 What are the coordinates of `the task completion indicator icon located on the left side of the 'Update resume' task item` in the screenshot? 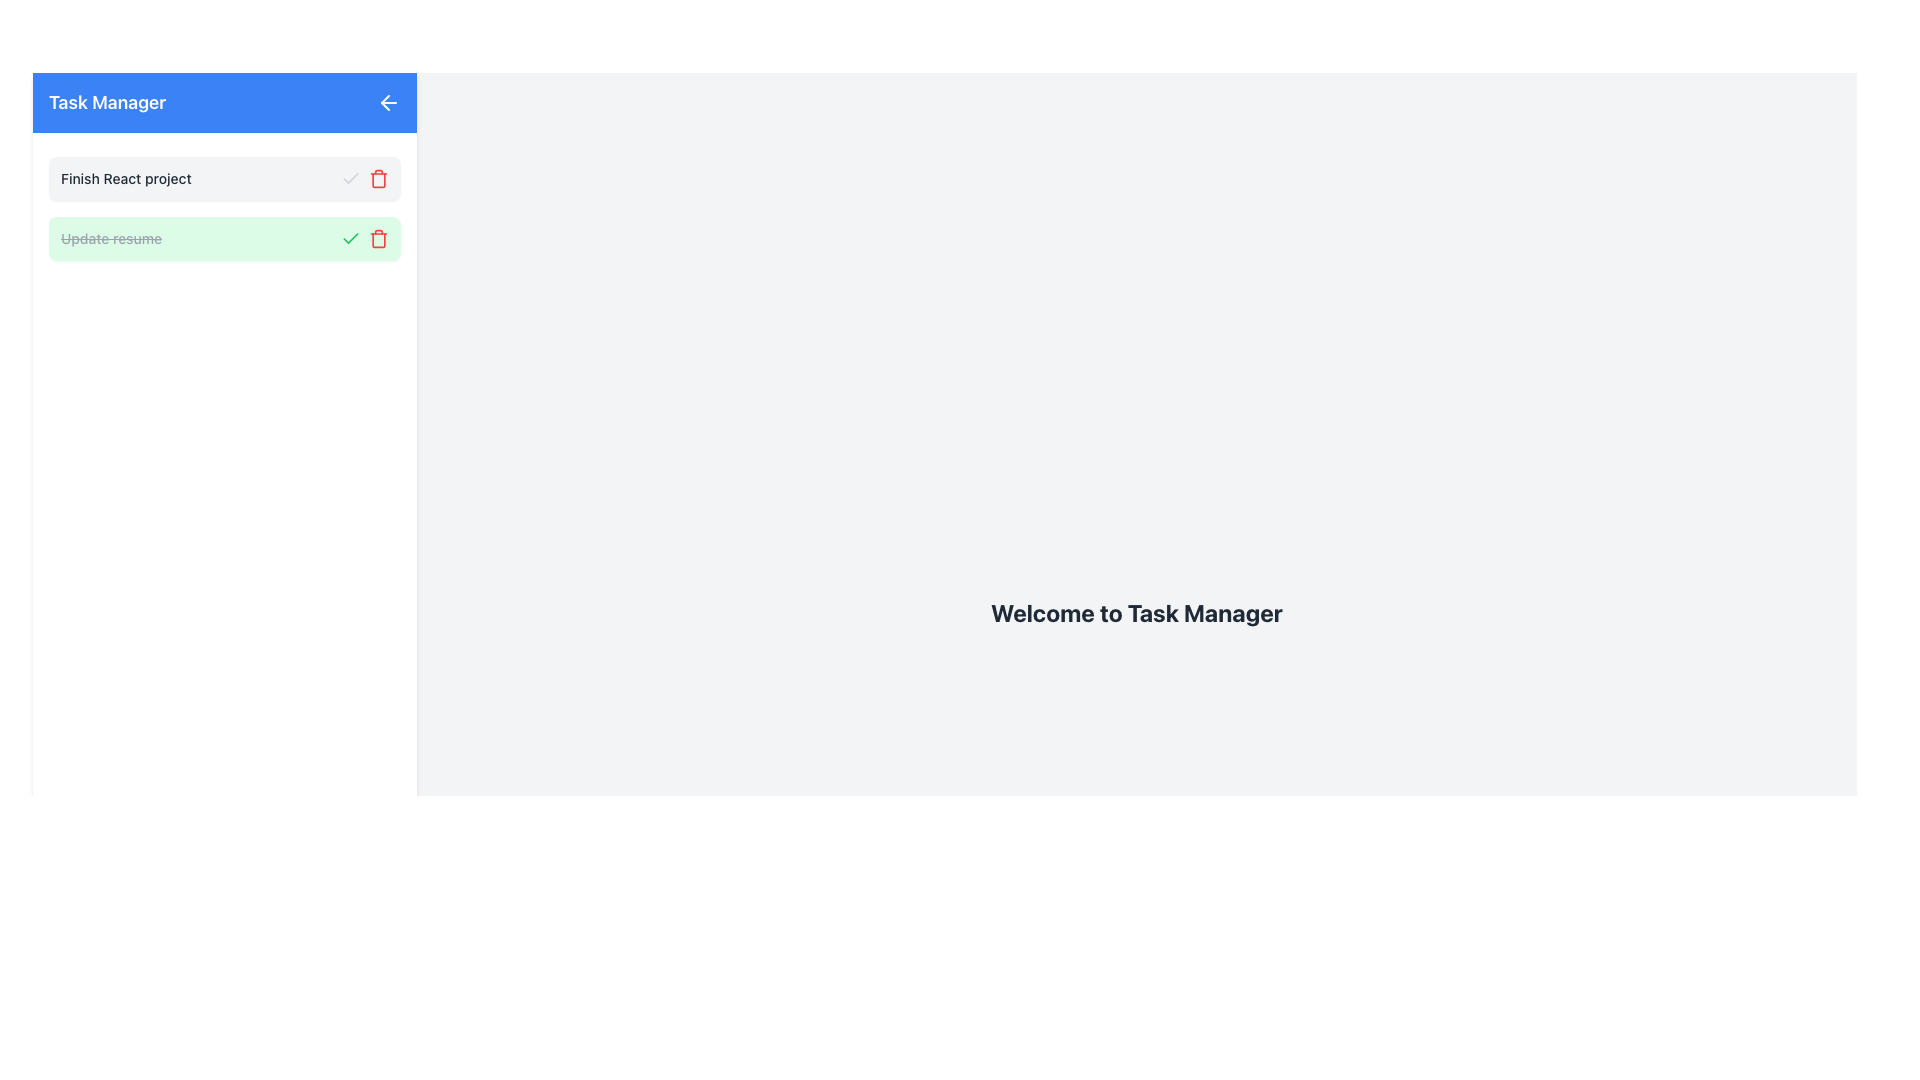 It's located at (350, 237).